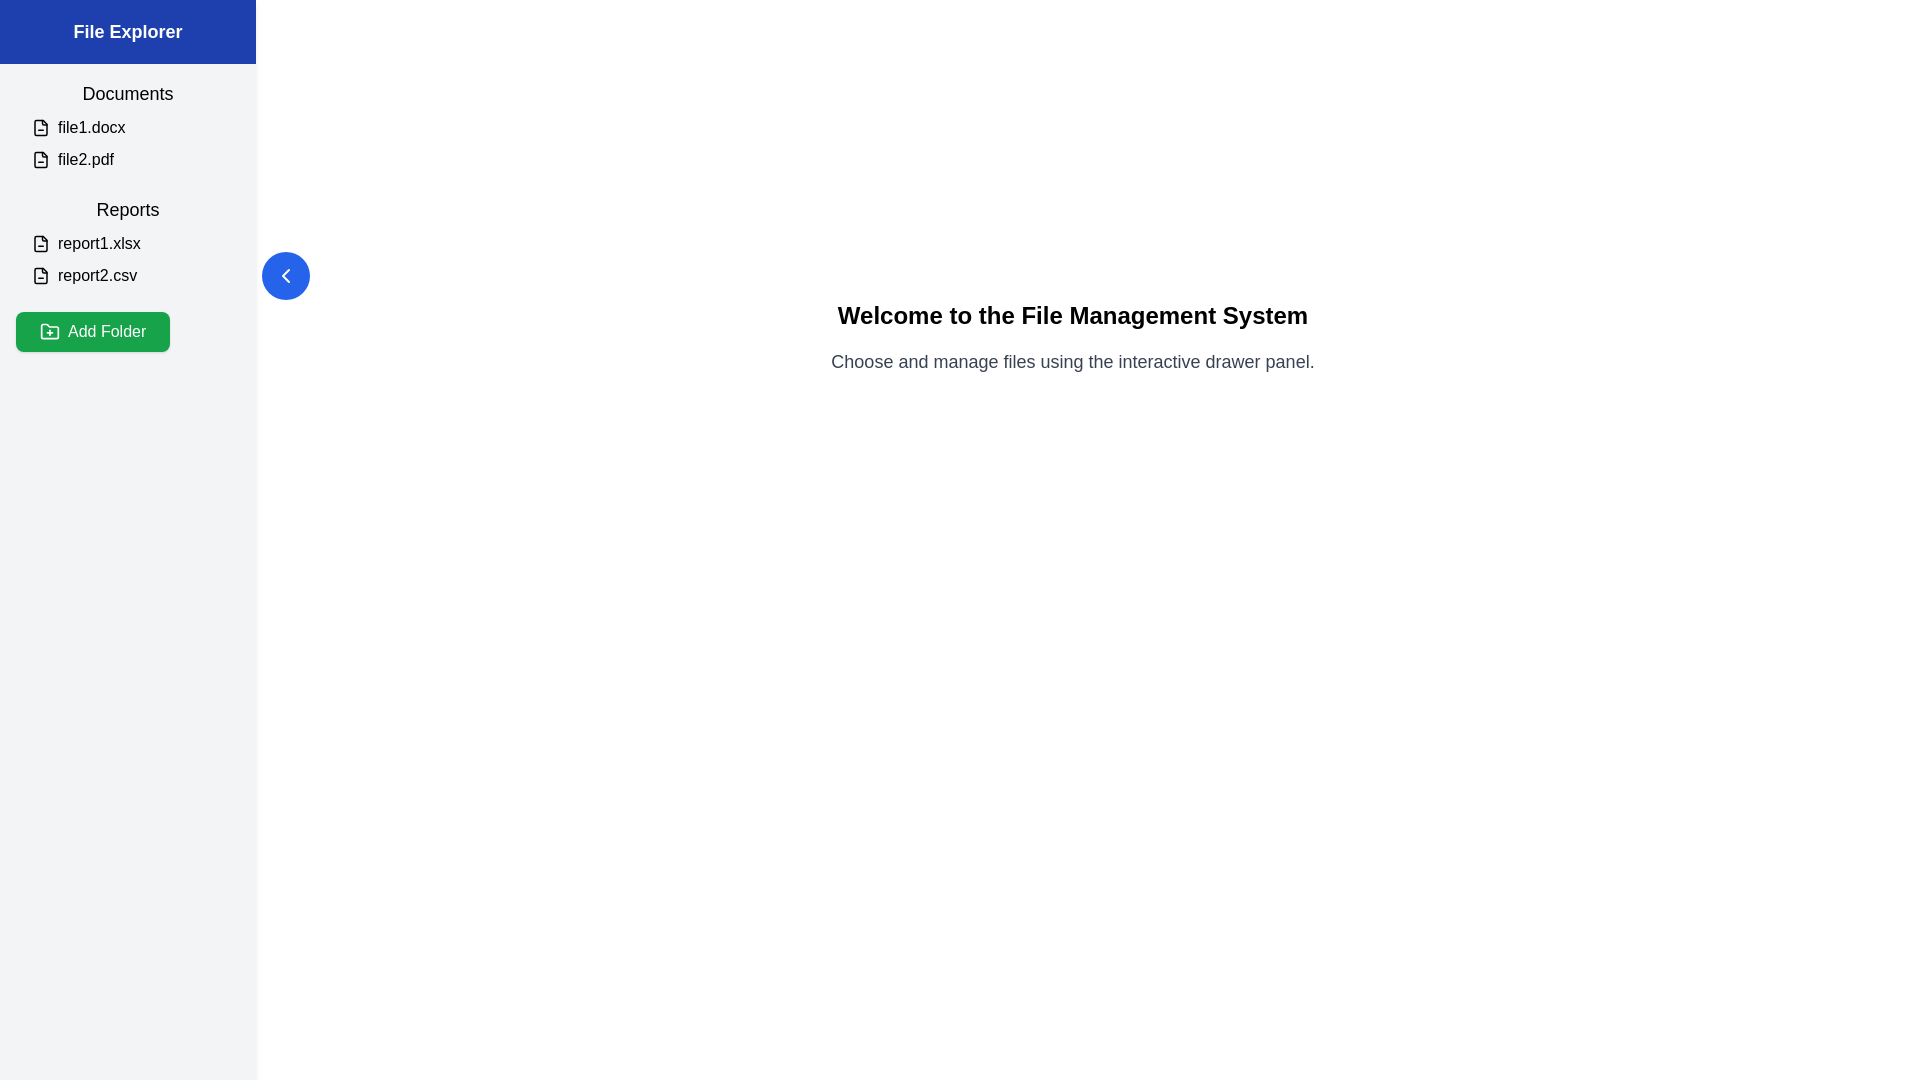  Describe the element at coordinates (41, 276) in the screenshot. I see `the decorative file icon representing 'report2.csv' located in the 'Reports' section of the sidebar, which is the first visual component to the left of the file name` at that location.